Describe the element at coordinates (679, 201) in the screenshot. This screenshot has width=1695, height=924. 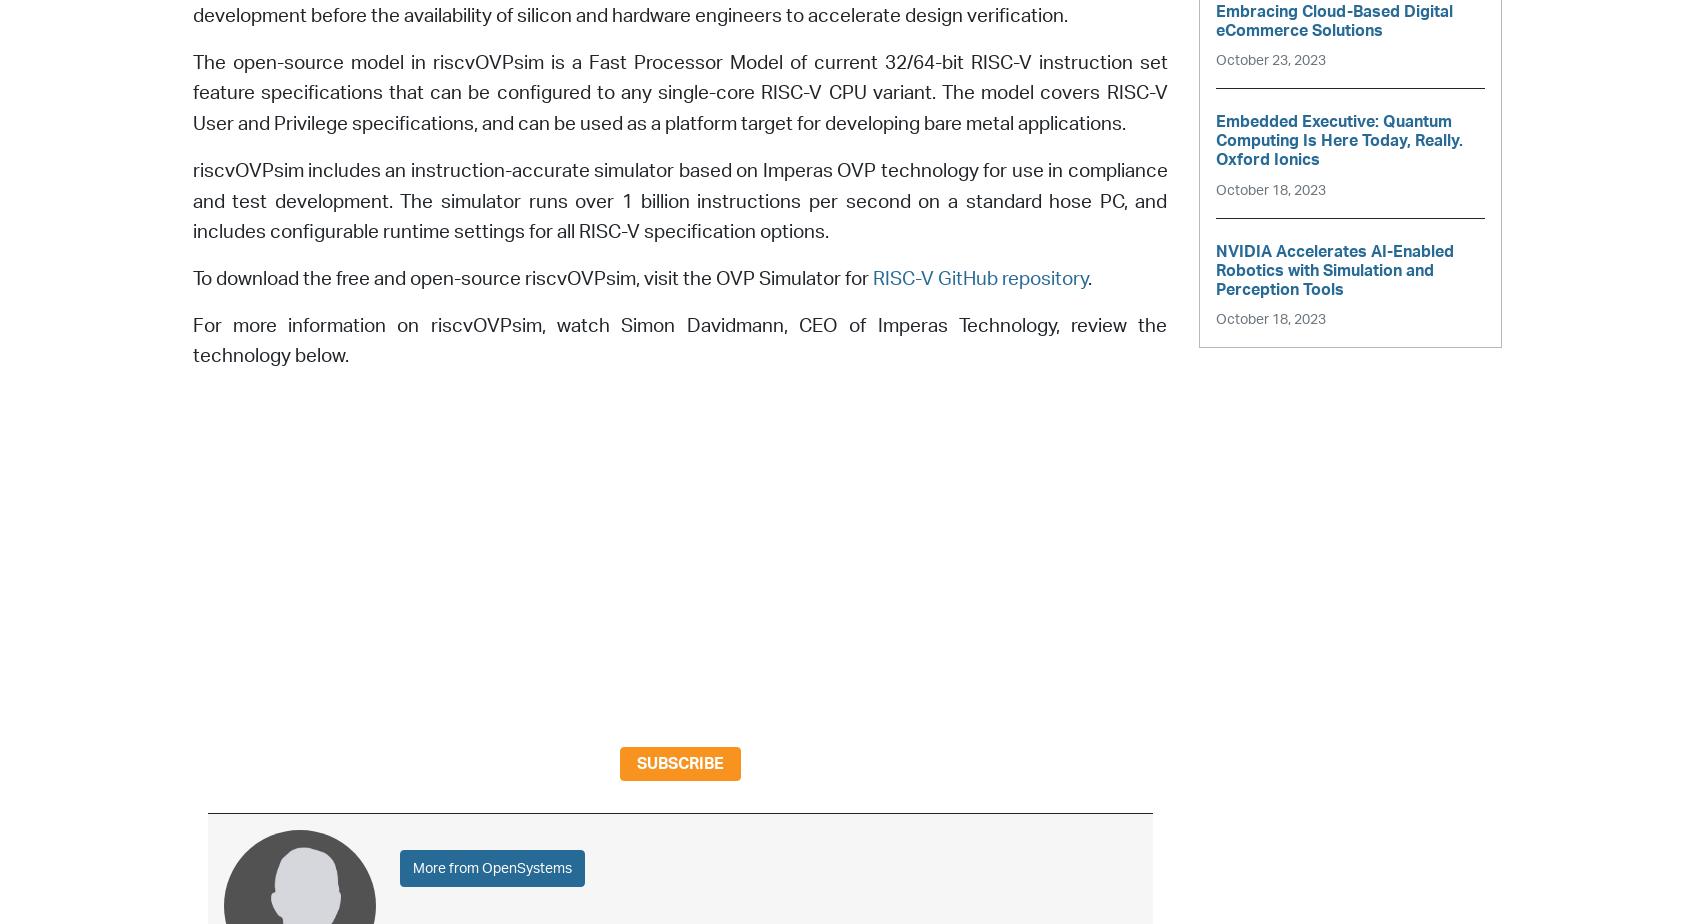
I see `'riscvOVPsim includes an instruction-accurate simulator based on Imperas OVP technology for use in compliance and test development. The simulator runs over 1 billion instructions per second on a standard hose PC, and includes configurable runtime settings for all RISC-V specification options.'` at that location.